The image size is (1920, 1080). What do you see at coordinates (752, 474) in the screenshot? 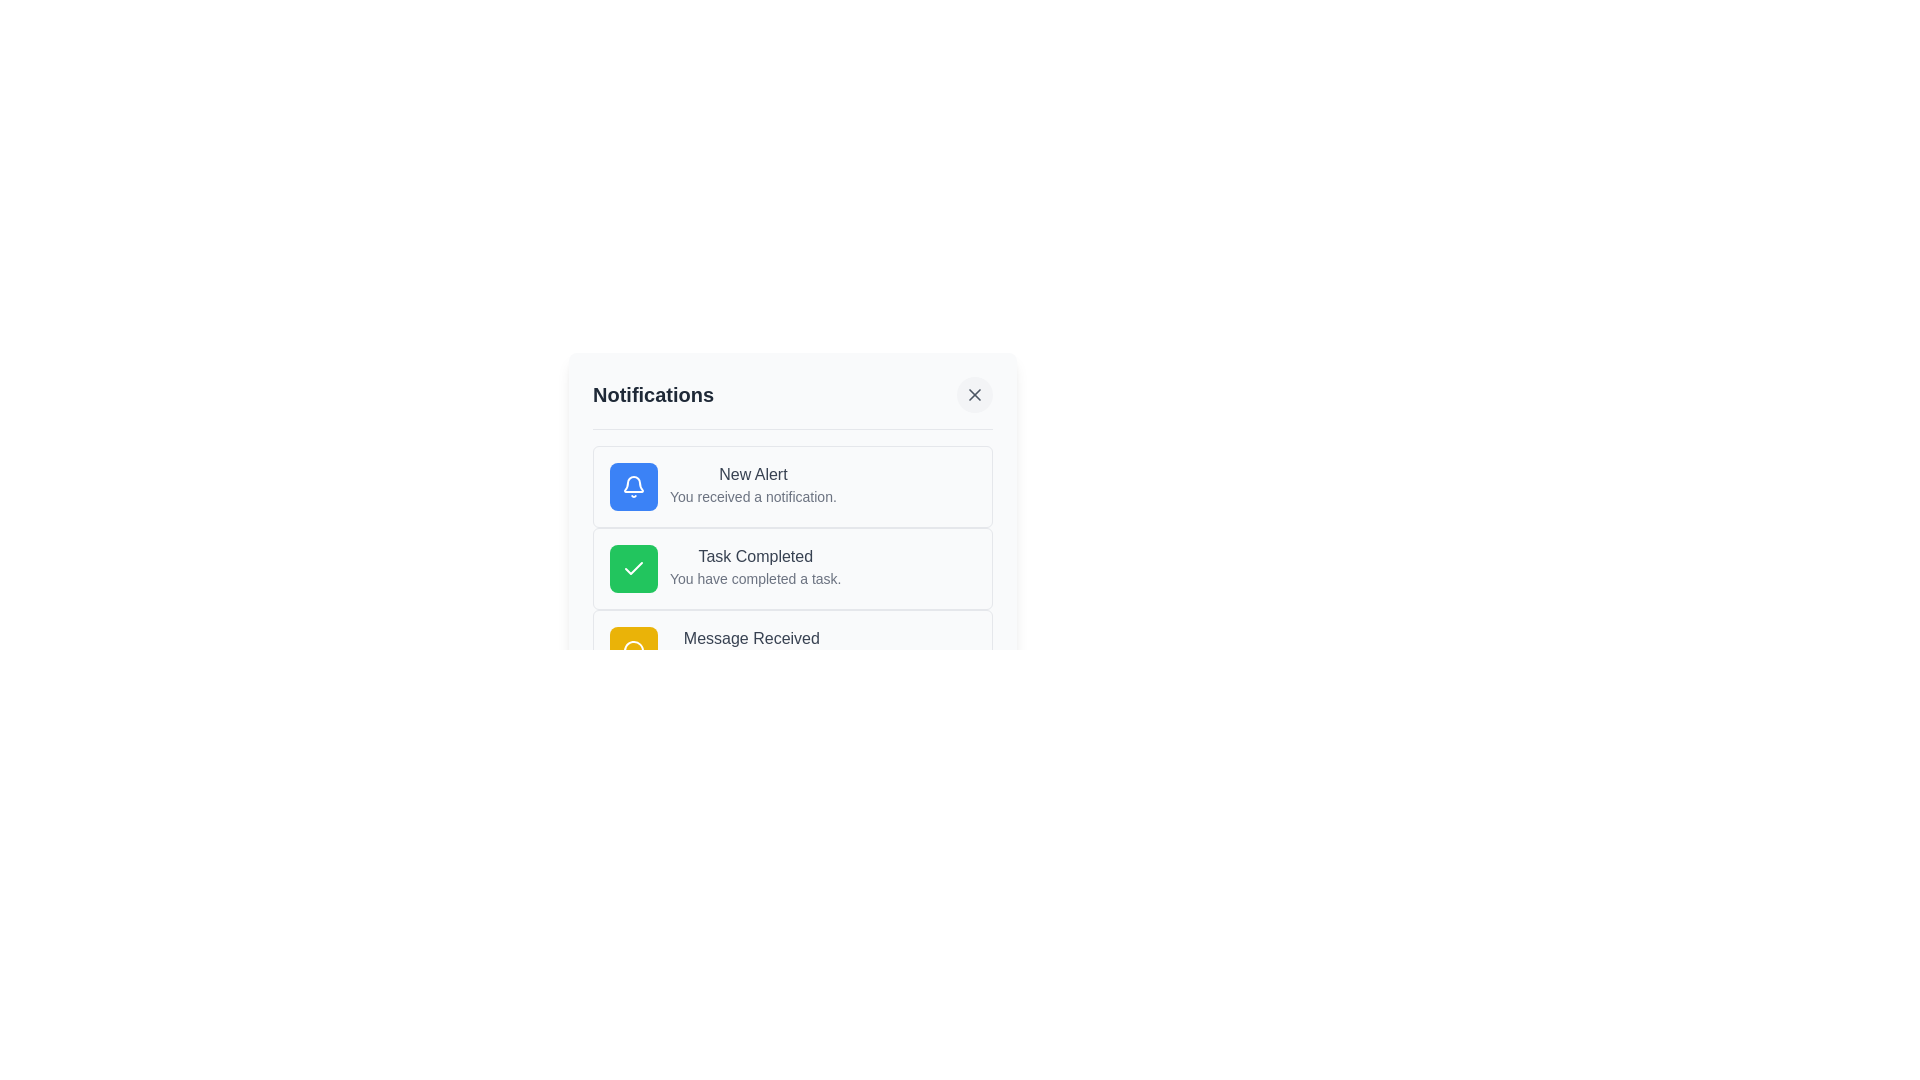
I see `the text label that reads 'New Alert', which is styled with a medium font weight and gray color, located at the top of a notification card` at bounding box center [752, 474].